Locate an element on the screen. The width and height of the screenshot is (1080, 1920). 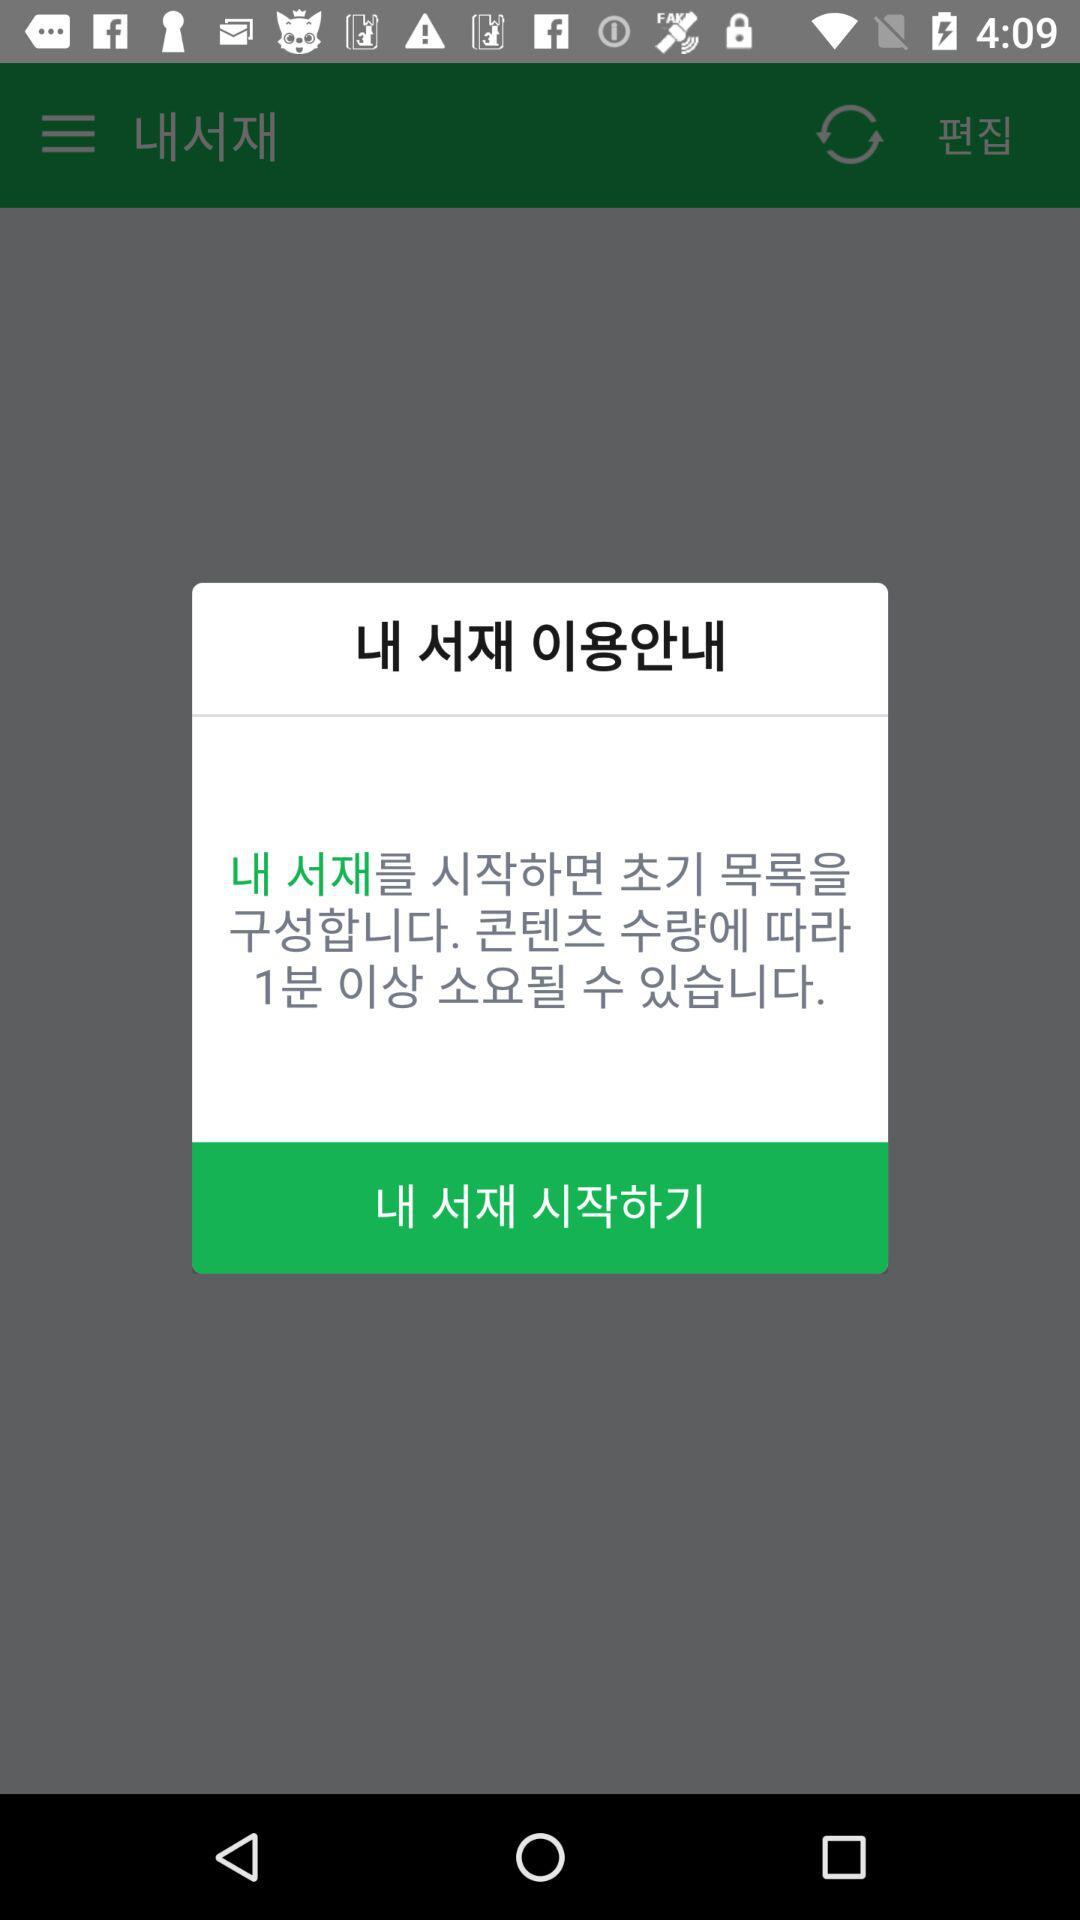
the refresh icon is located at coordinates (849, 133).